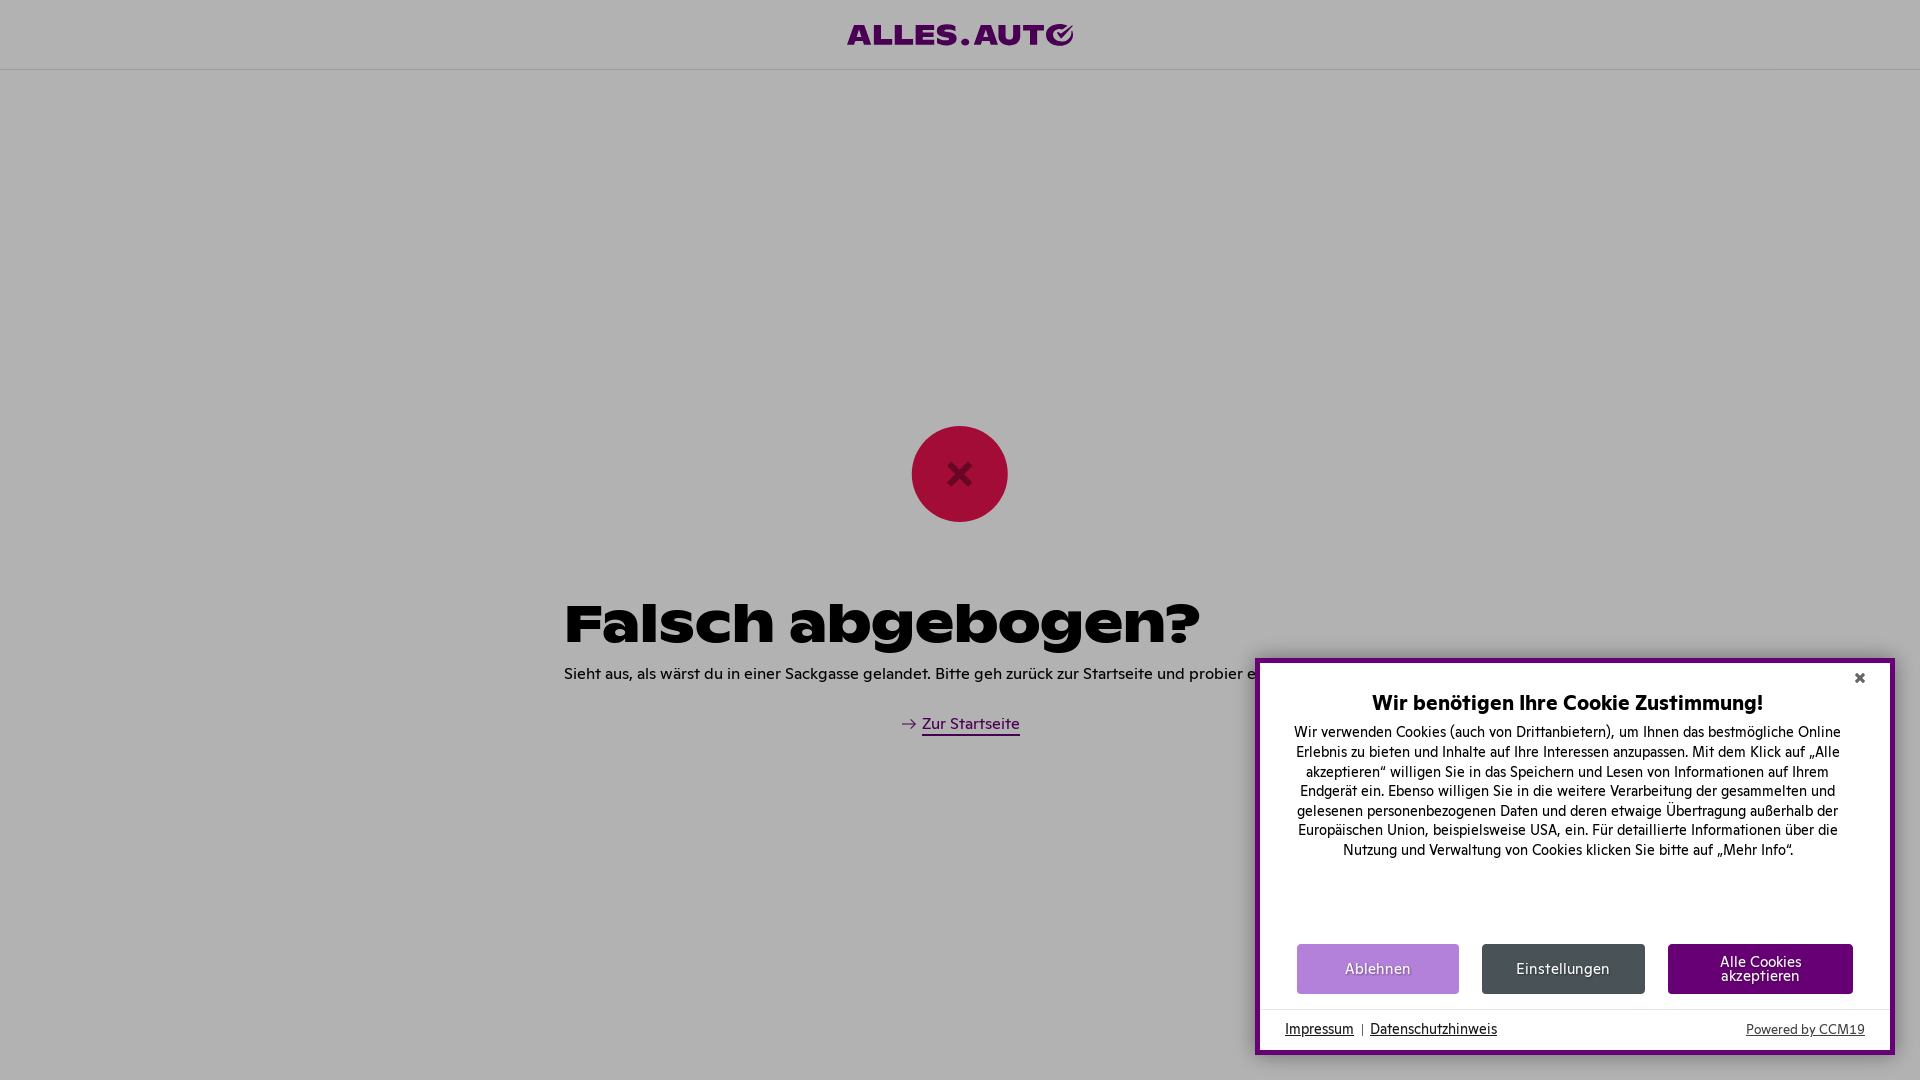 This screenshot has height=1080, width=1920. Describe the element at coordinates (899, 725) in the screenshot. I see `'Zur Startseite'` at that location.